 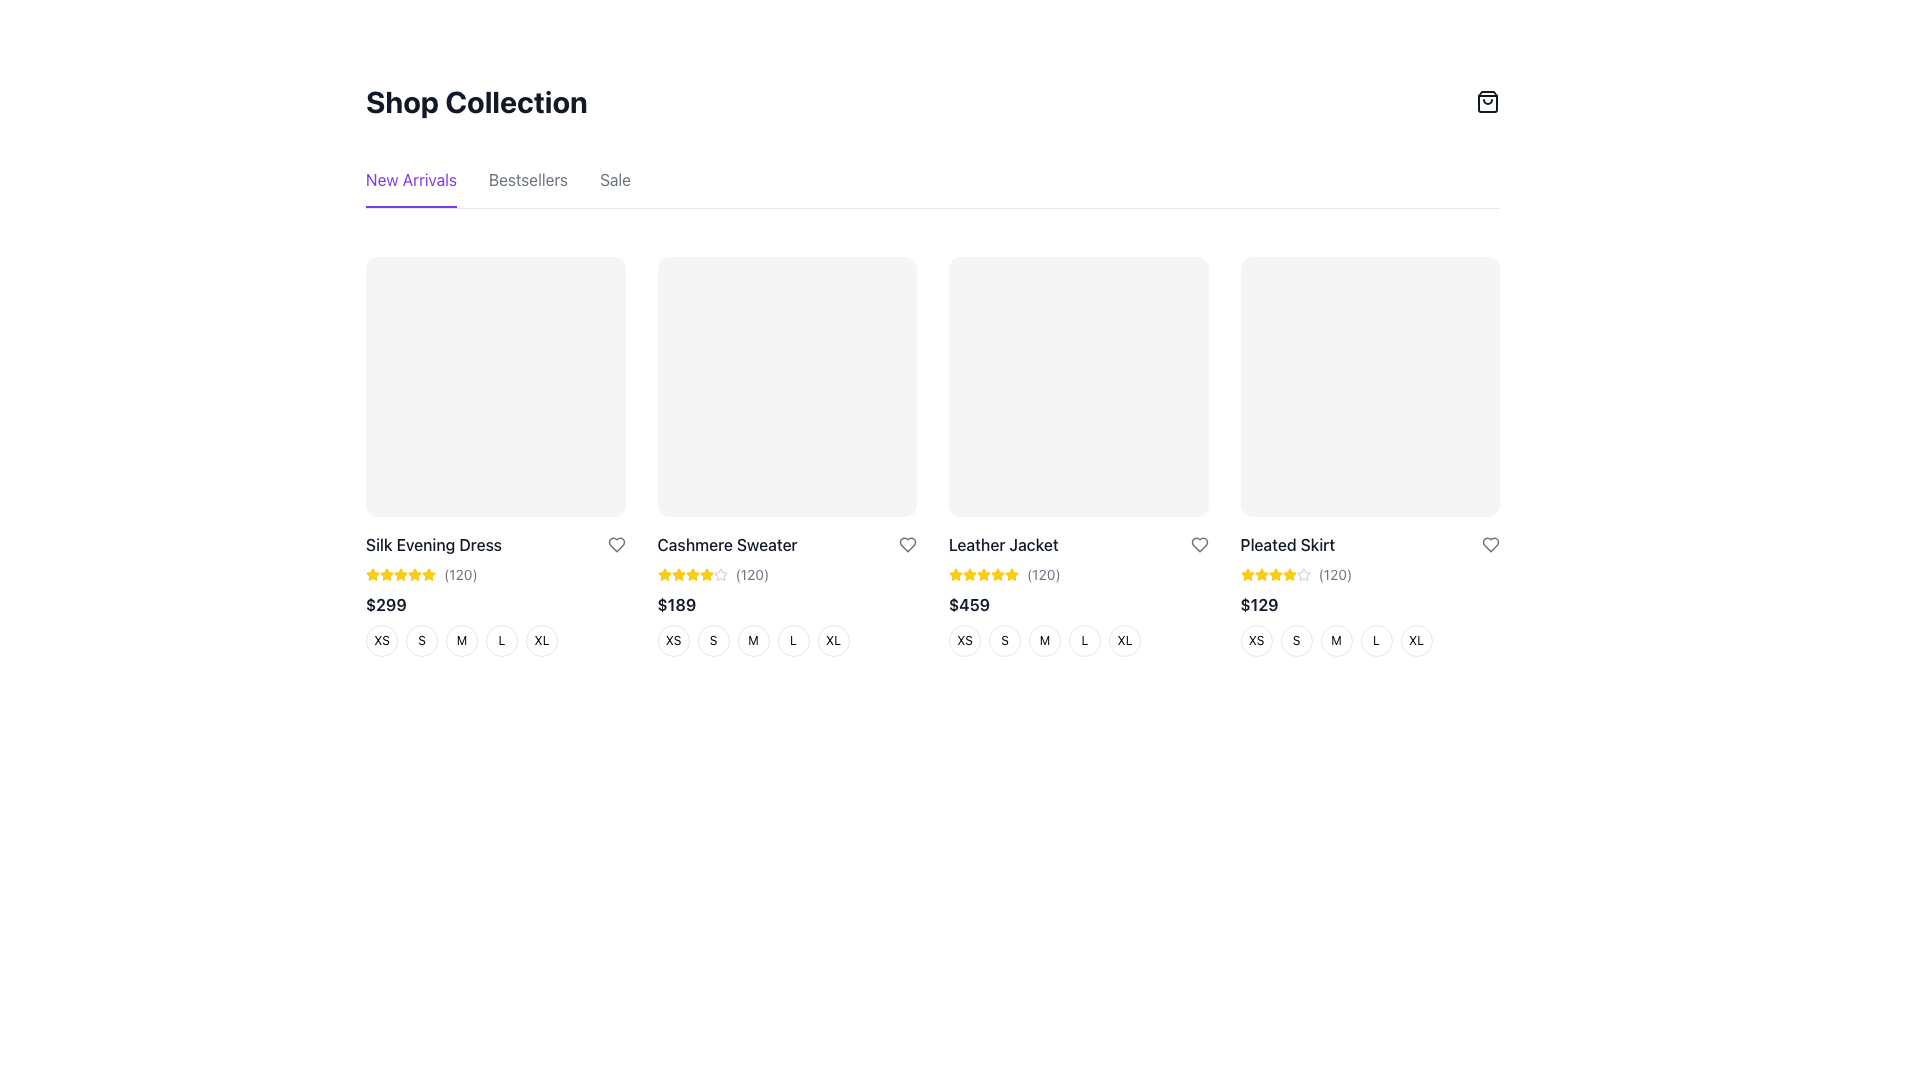 What do you see at coordinates (432, 544) in the screenshot?
I see `the Text Label that displays the product name 'Silk Evening Dress', located below the image placeholder and above pricing and size options in the product grid` at bounding box center [432, 544].